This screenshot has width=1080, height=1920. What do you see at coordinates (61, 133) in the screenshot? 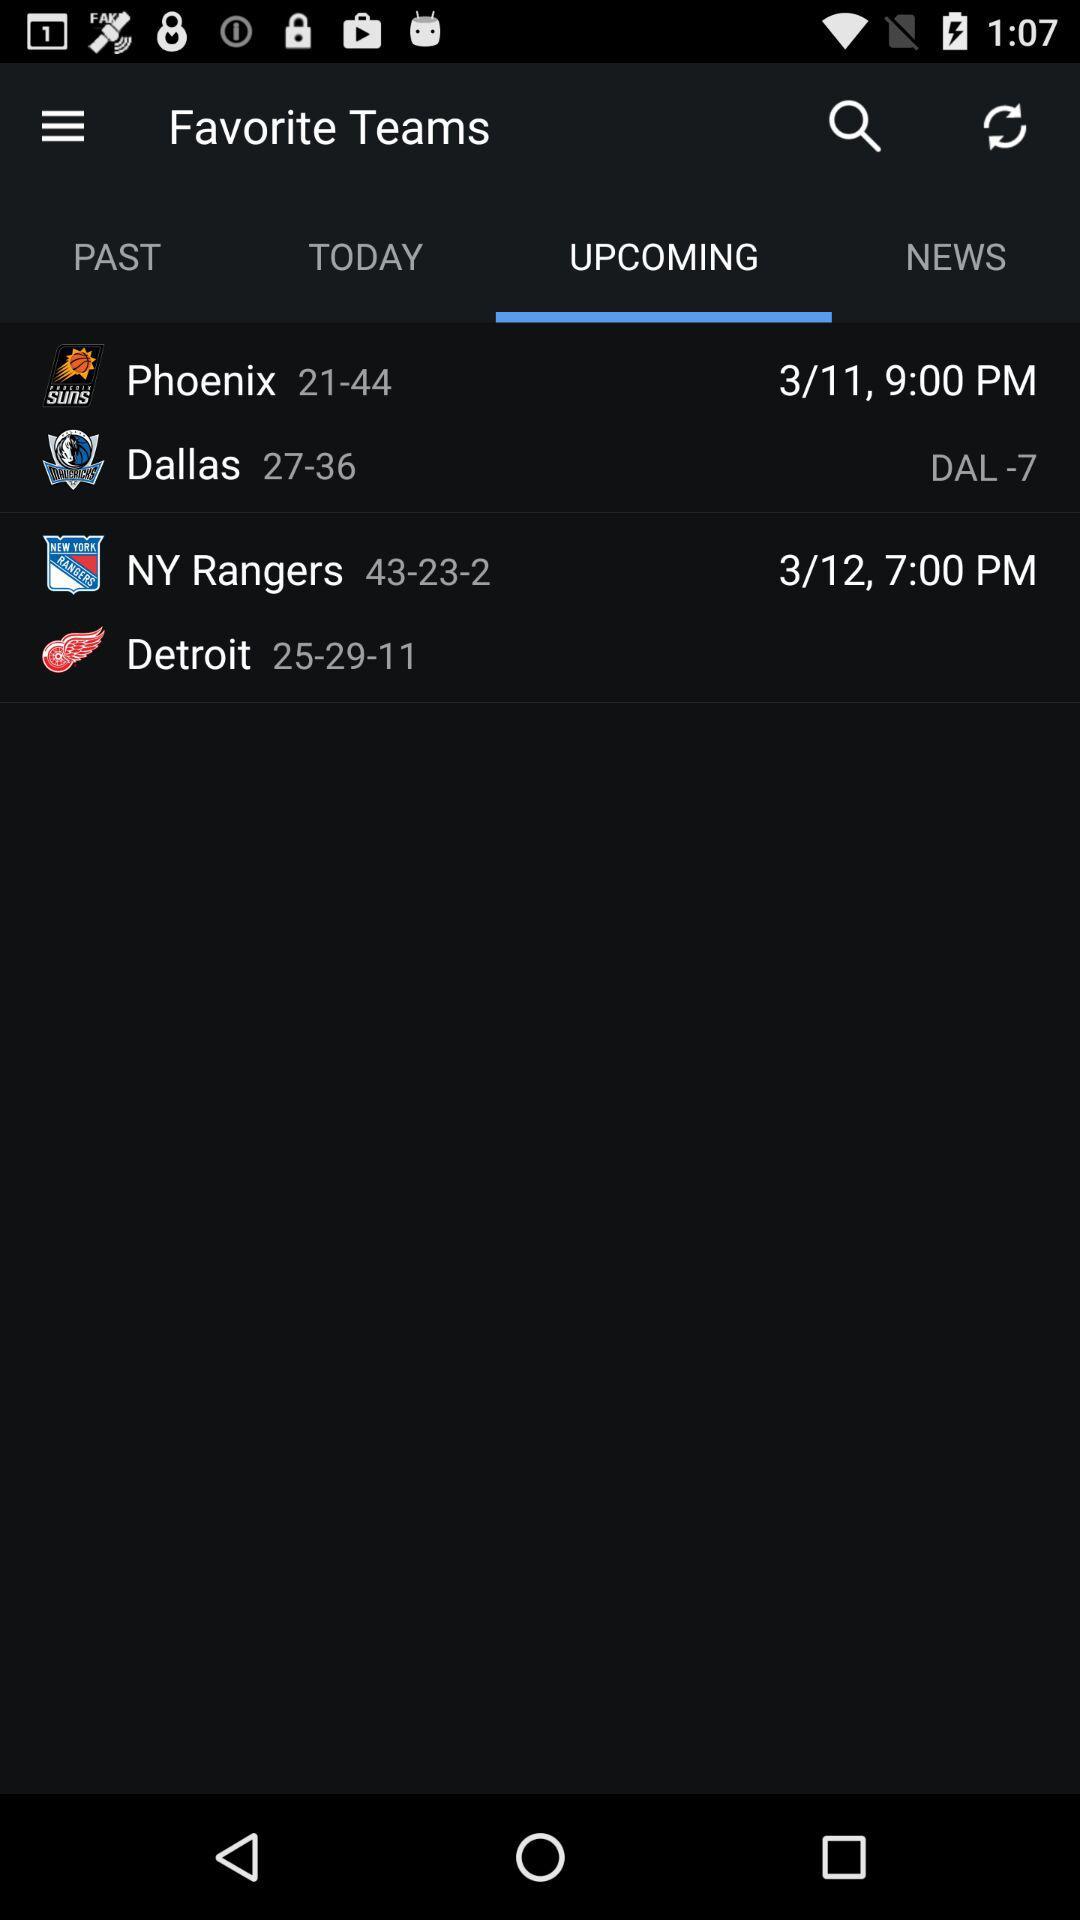
I see `the menu icon` at bounding box center [61, 133].